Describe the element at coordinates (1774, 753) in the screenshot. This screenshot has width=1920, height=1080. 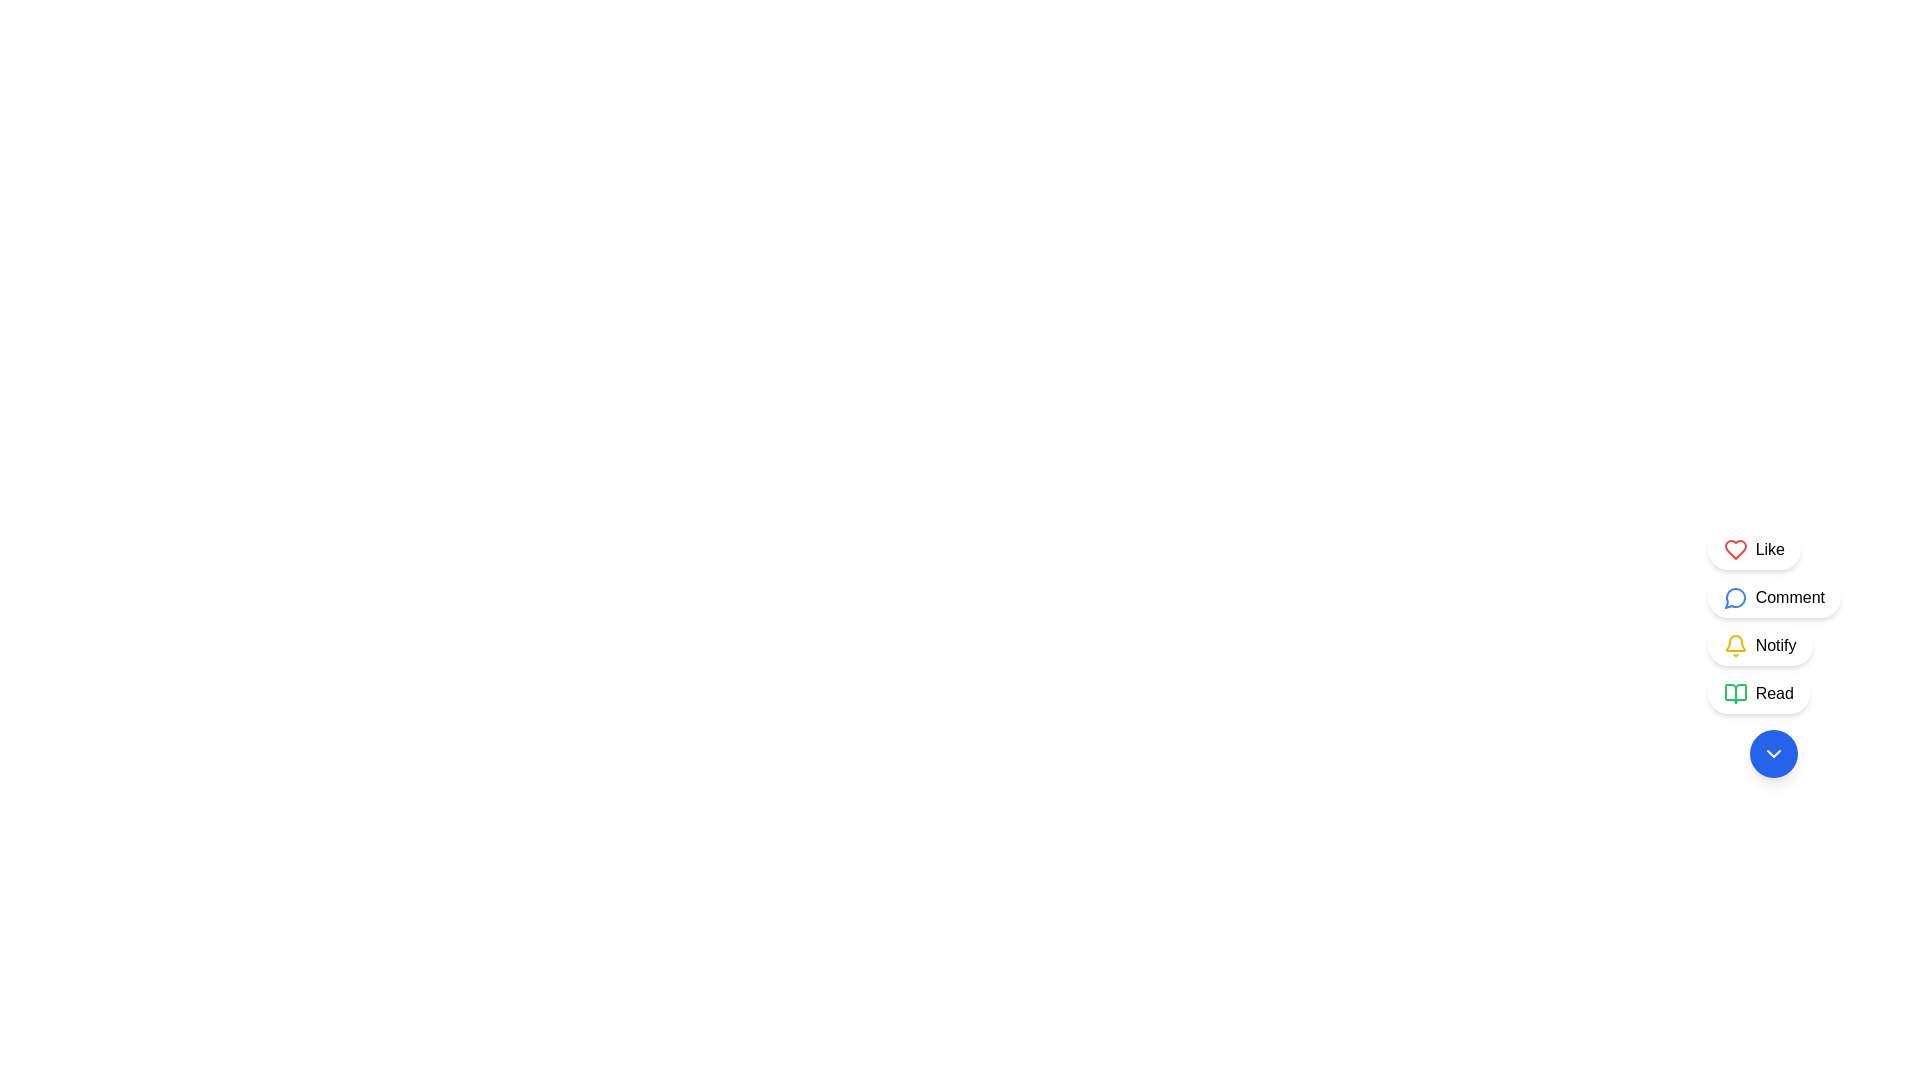
I see `the circular blue button with a white downward chevron icon` at that location.